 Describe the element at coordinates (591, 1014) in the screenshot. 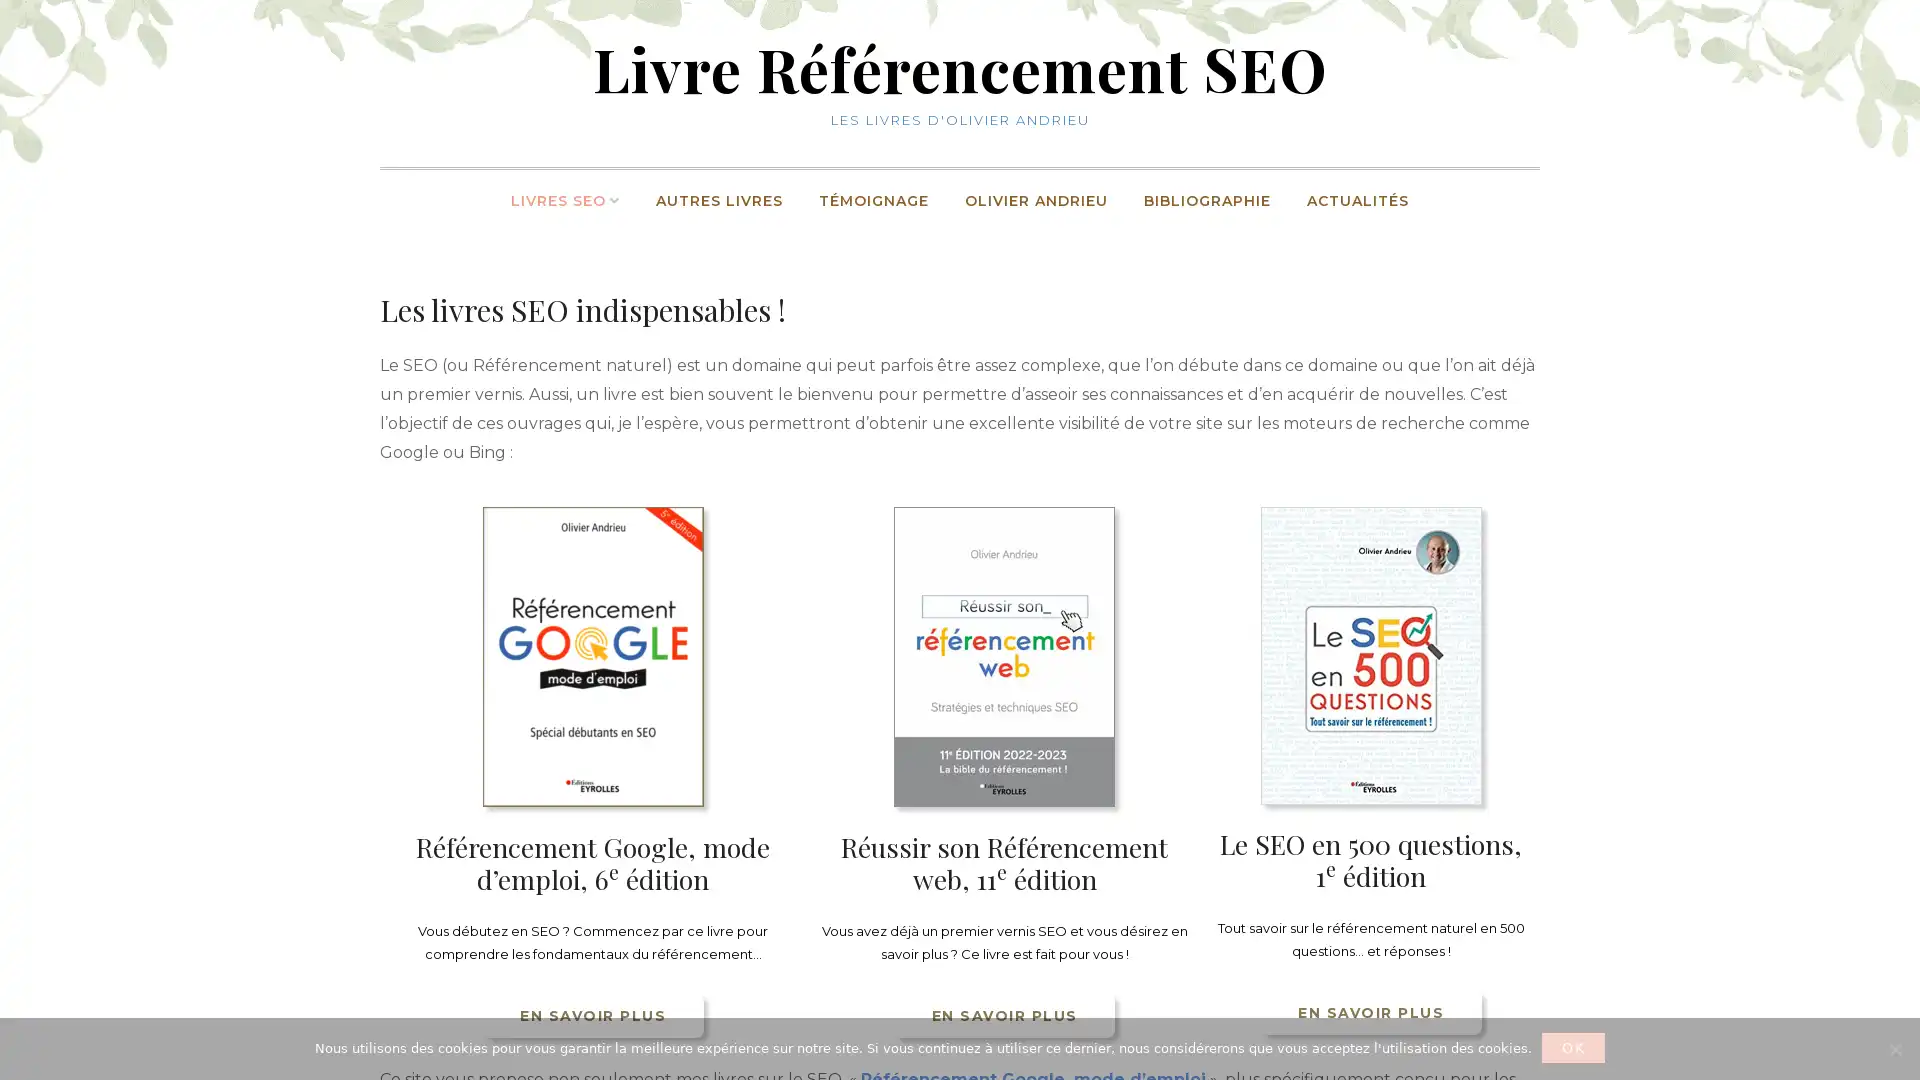

I see `EN SAVOIR PLUS` at that location.